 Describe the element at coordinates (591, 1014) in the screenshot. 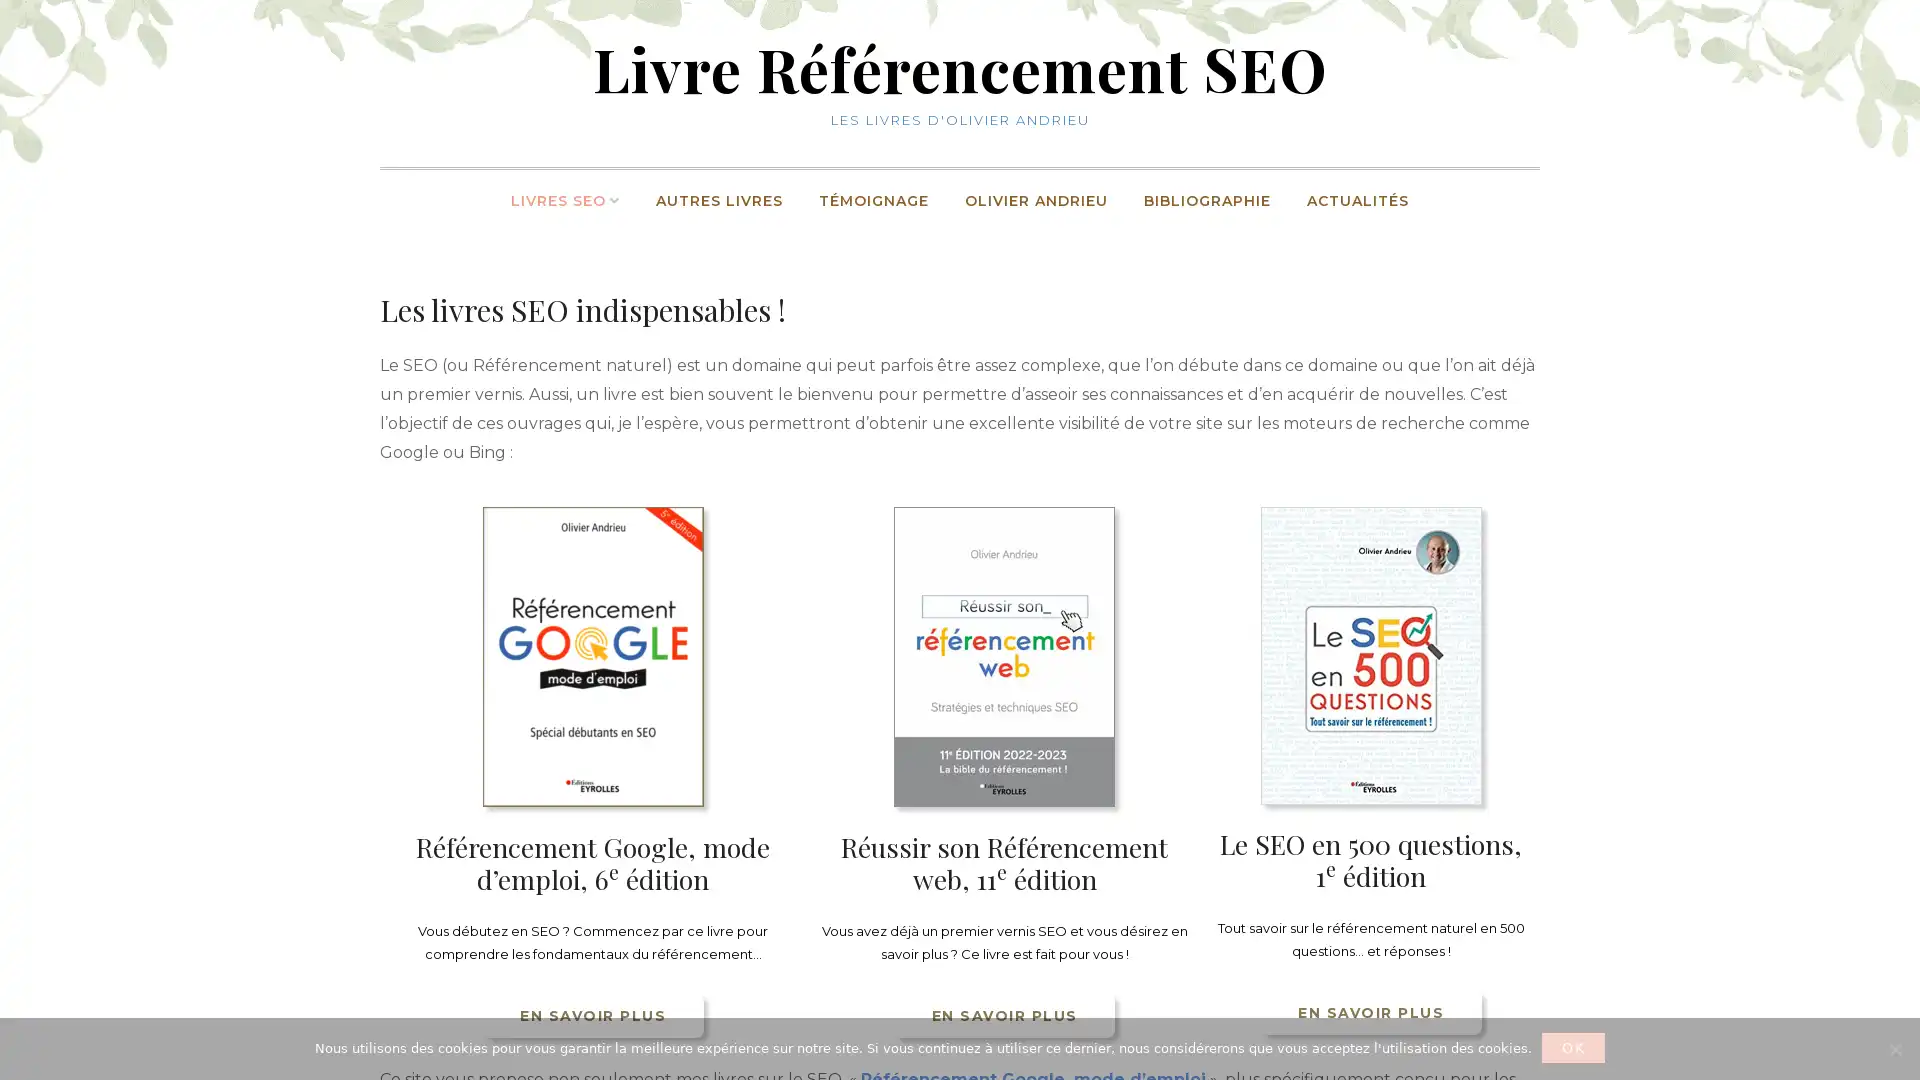

I see `EN SAVOIR PLUS` at that location.